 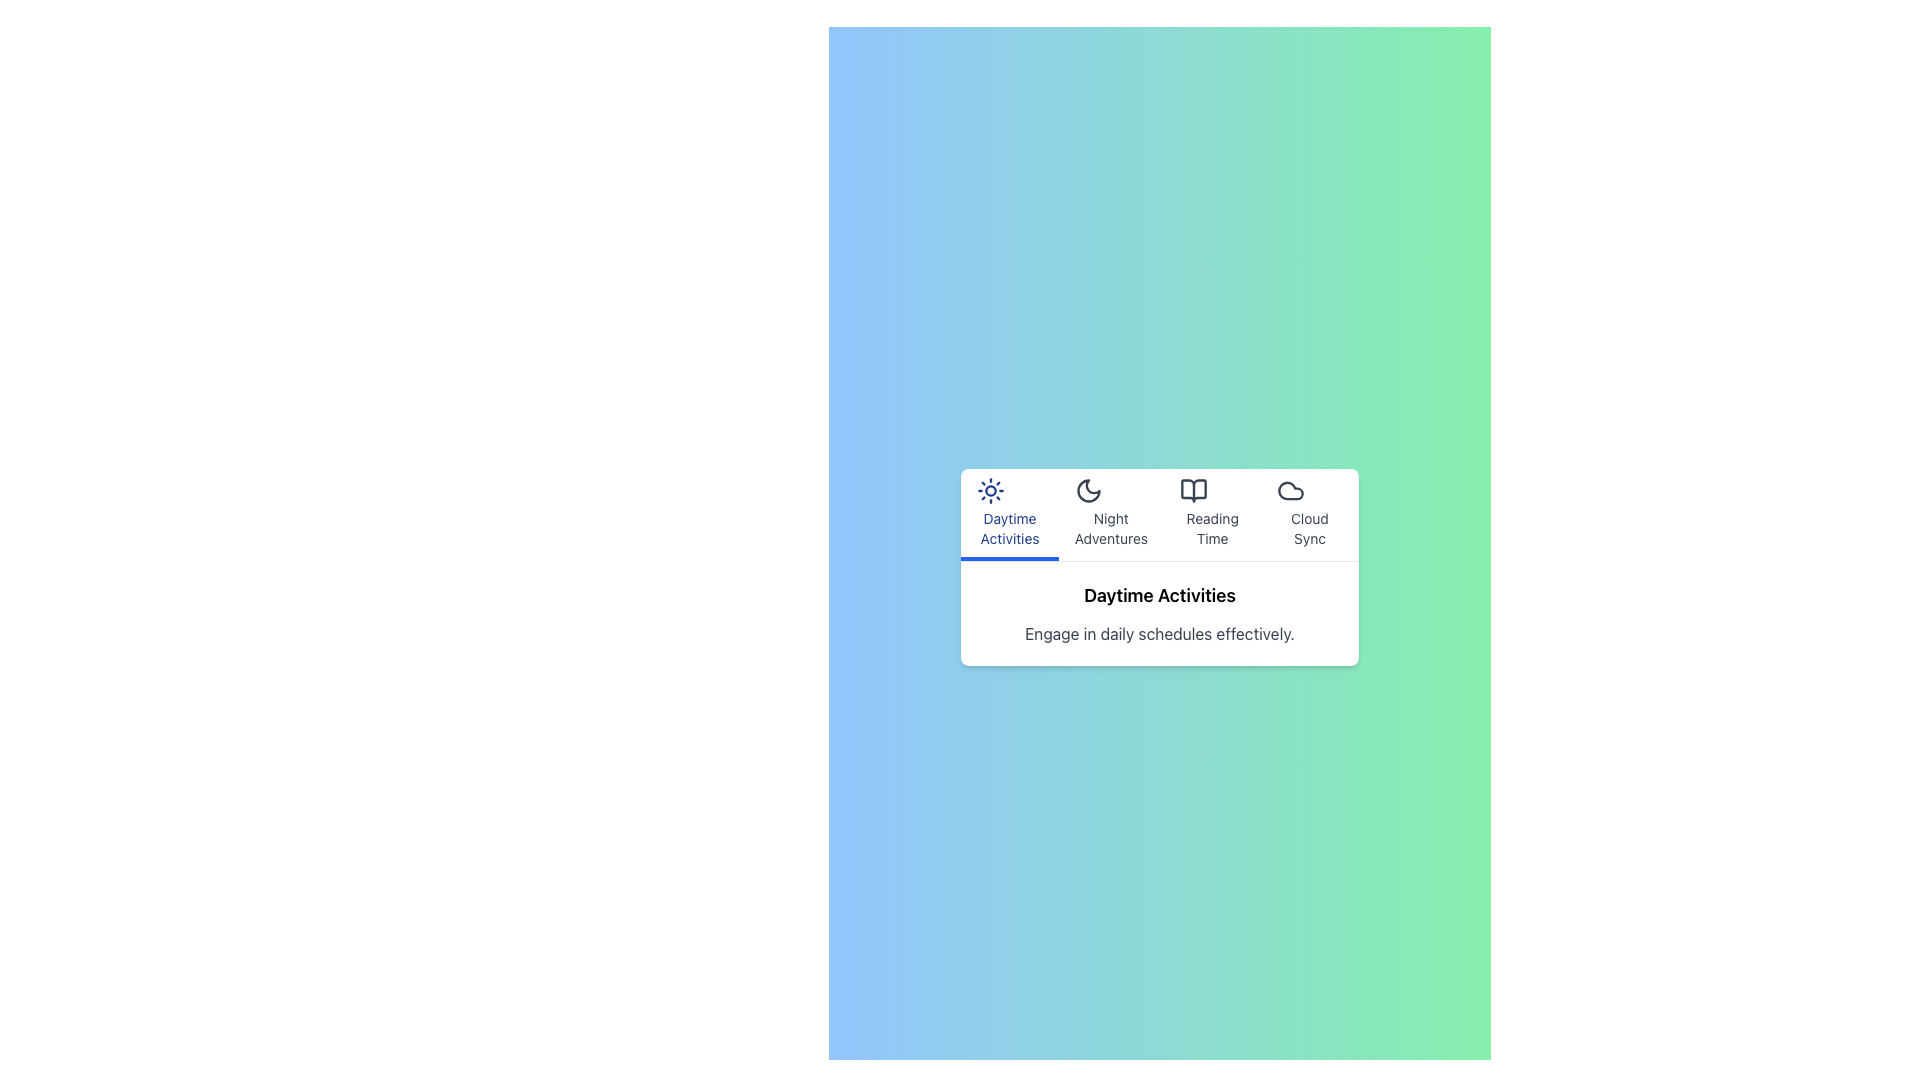 I want to click on the SVG Circle Element that represents the daytime activity feature, which is part of the sun illustration in the 'Daytime Activities' button in the navigation bar, so click(x=991, y=490).